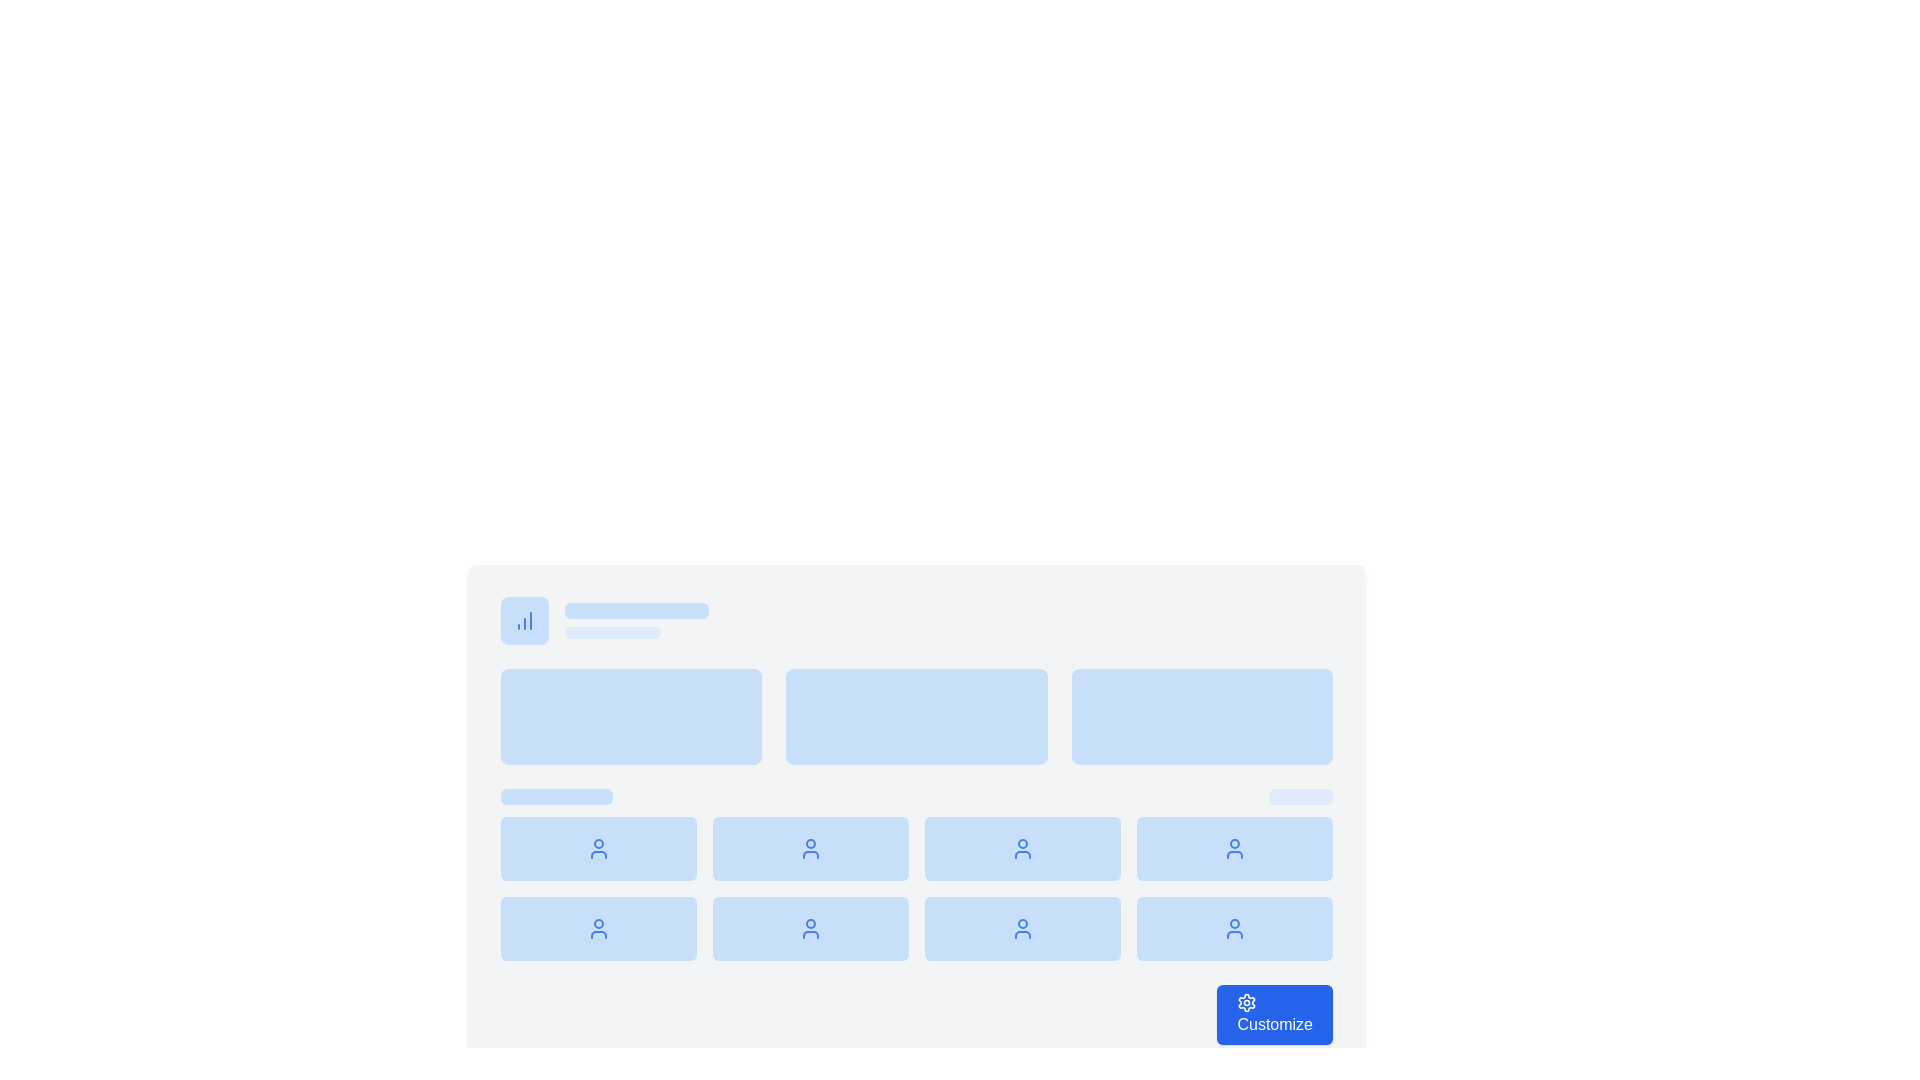 This screenshot has height=1080, width=1920. What do you see at coordinates (1022, 848) in the screenshot?
I see `the visual card element with a light blue background and user silhouette icon, which is the third card in the first row of the grid layout` at bounding box center [1022, 848].